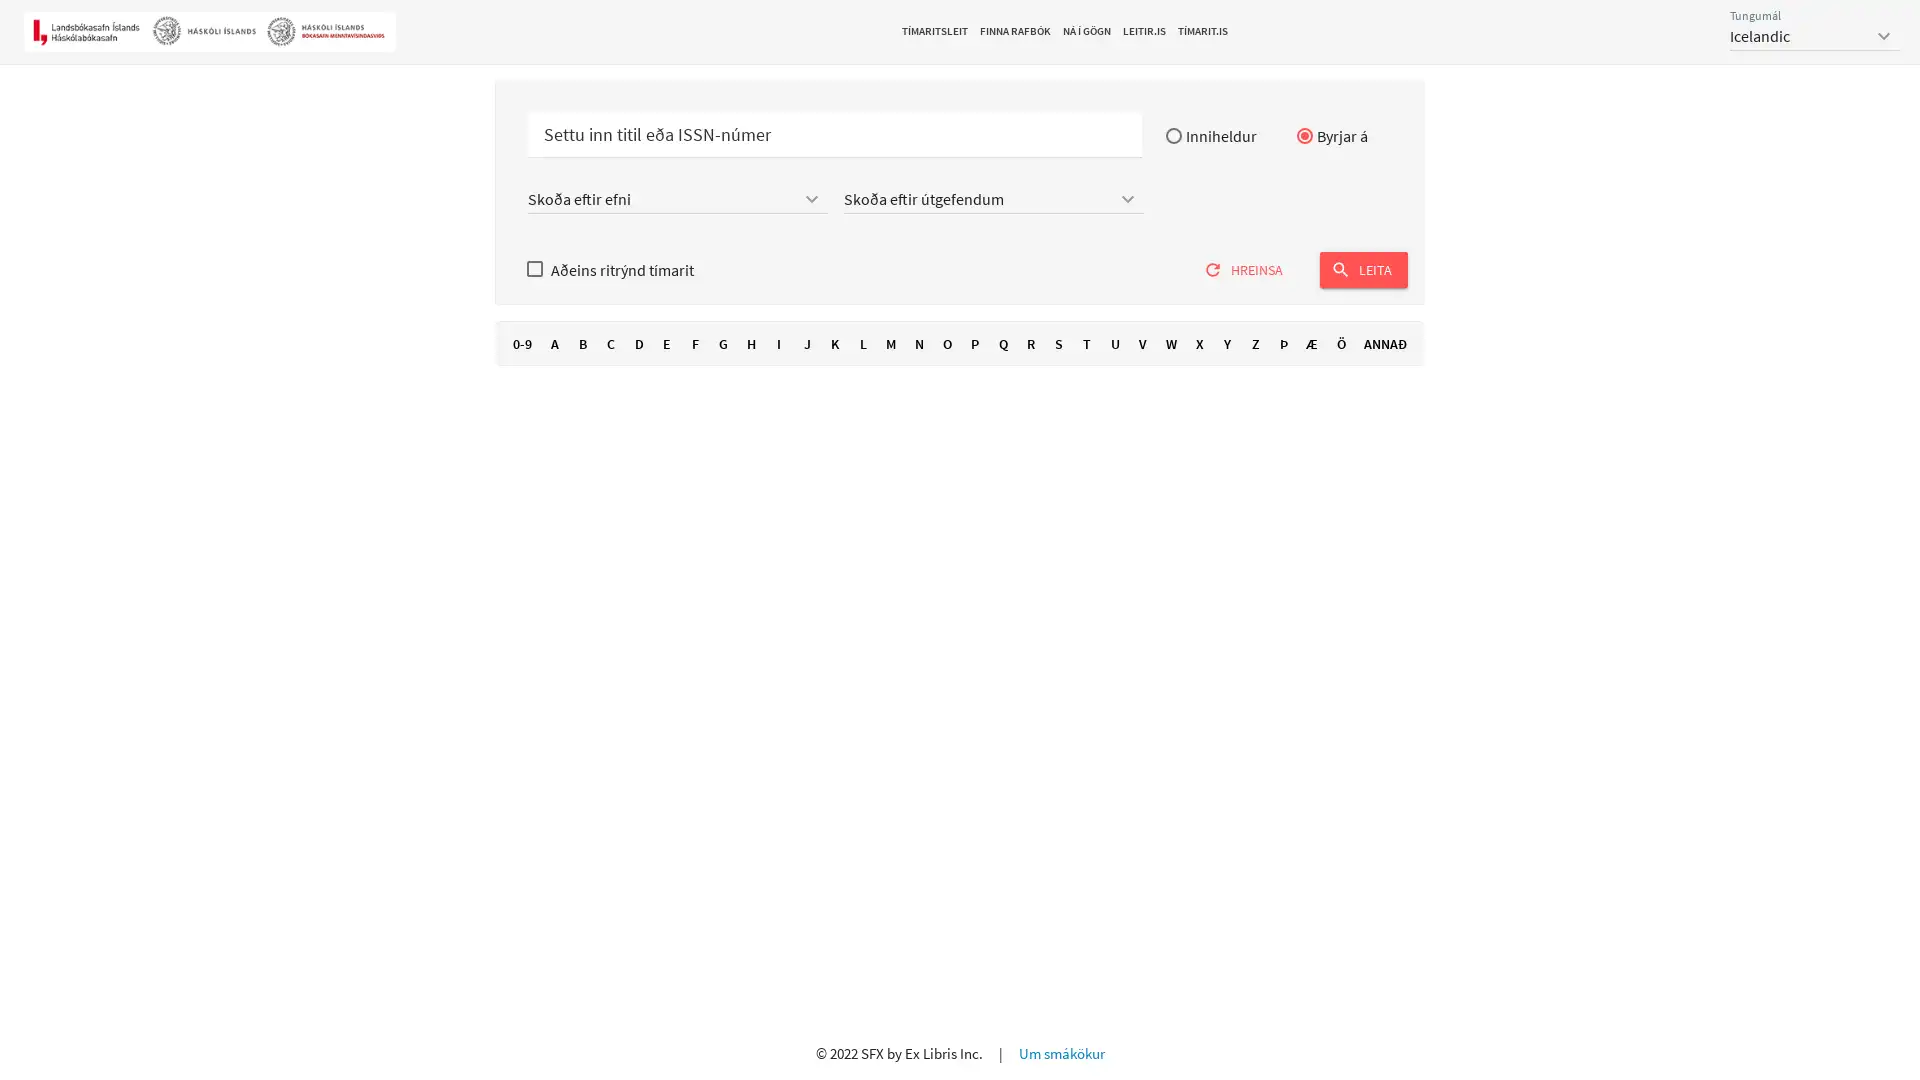 Image resolution: width=1920 pixels, height=1080 pixels. Describe the element at coordinates (1171, 342) in the screenshot. I see `W` at that location.